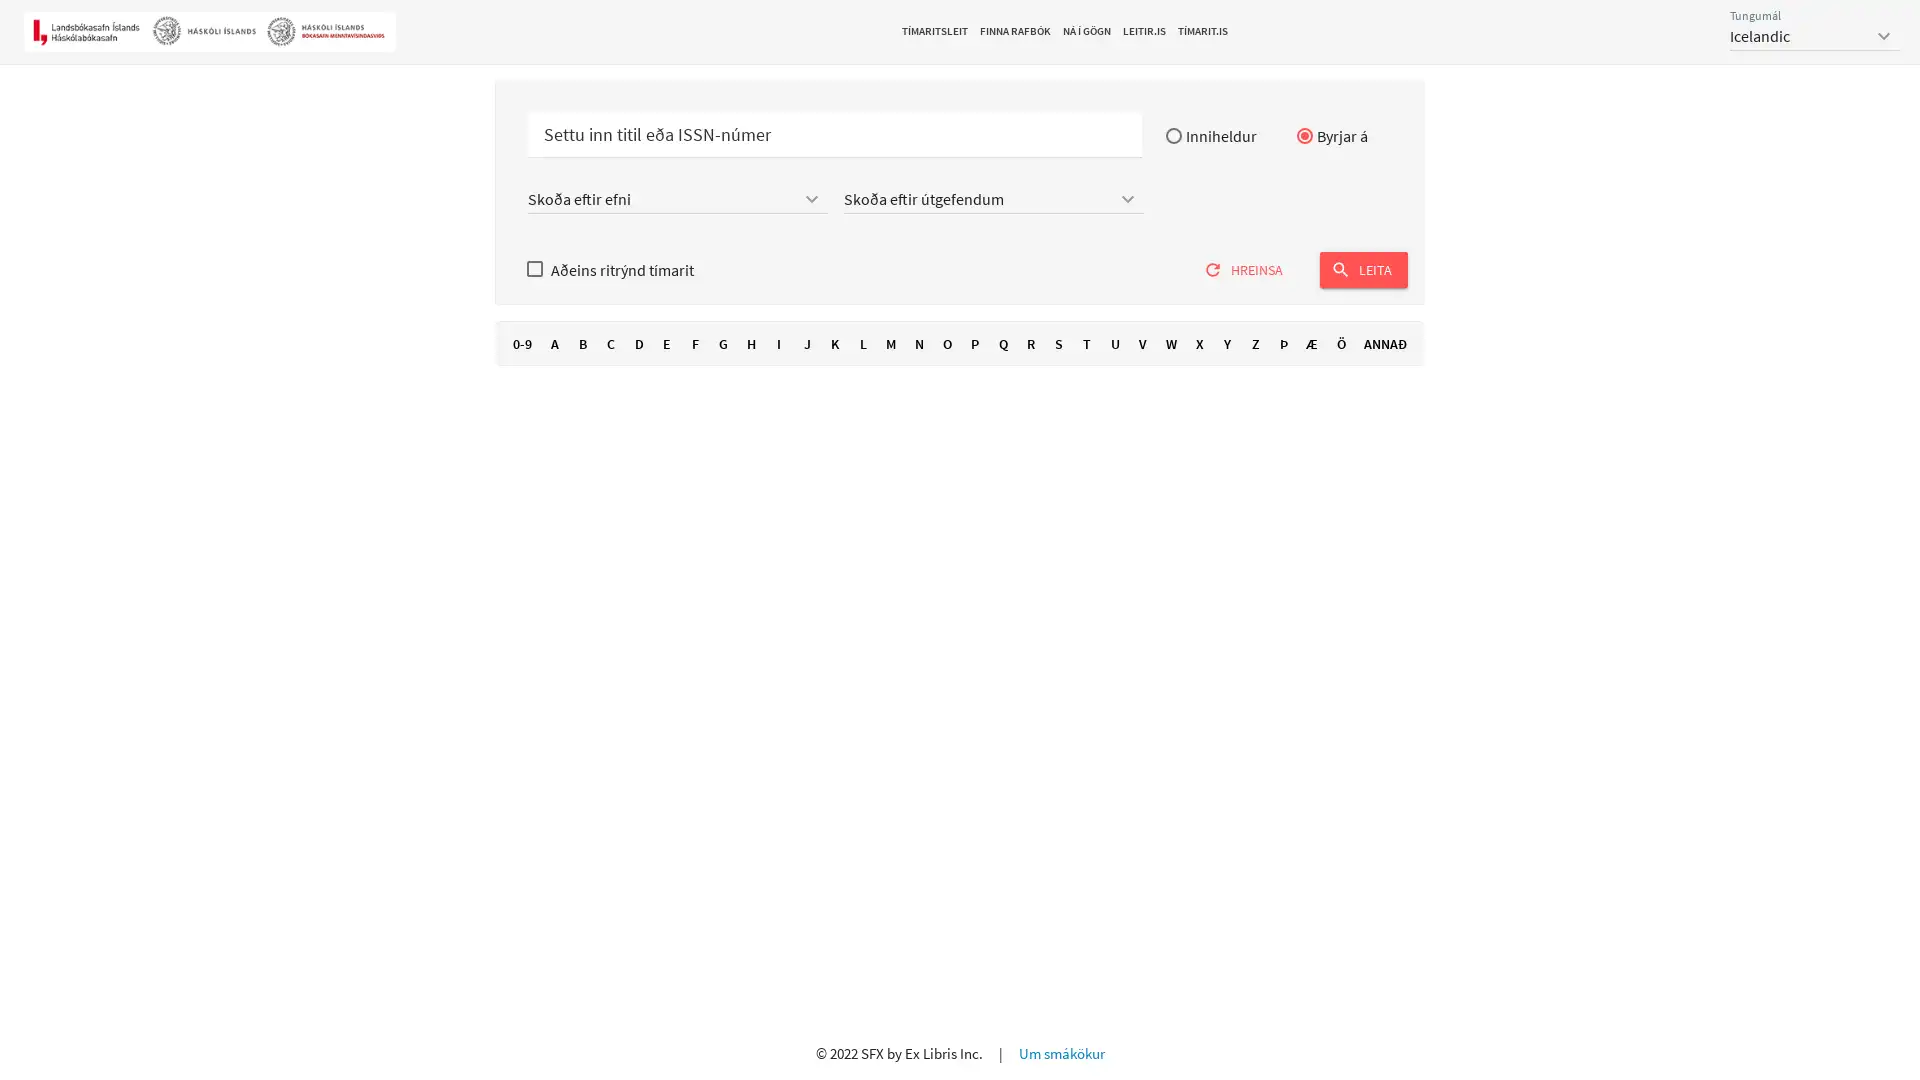 Image resolution: width=1920 pixels, height=1080 pixels. Describe the element at coordinates (1171, 342) in the screenshot. I see `W` at that location.